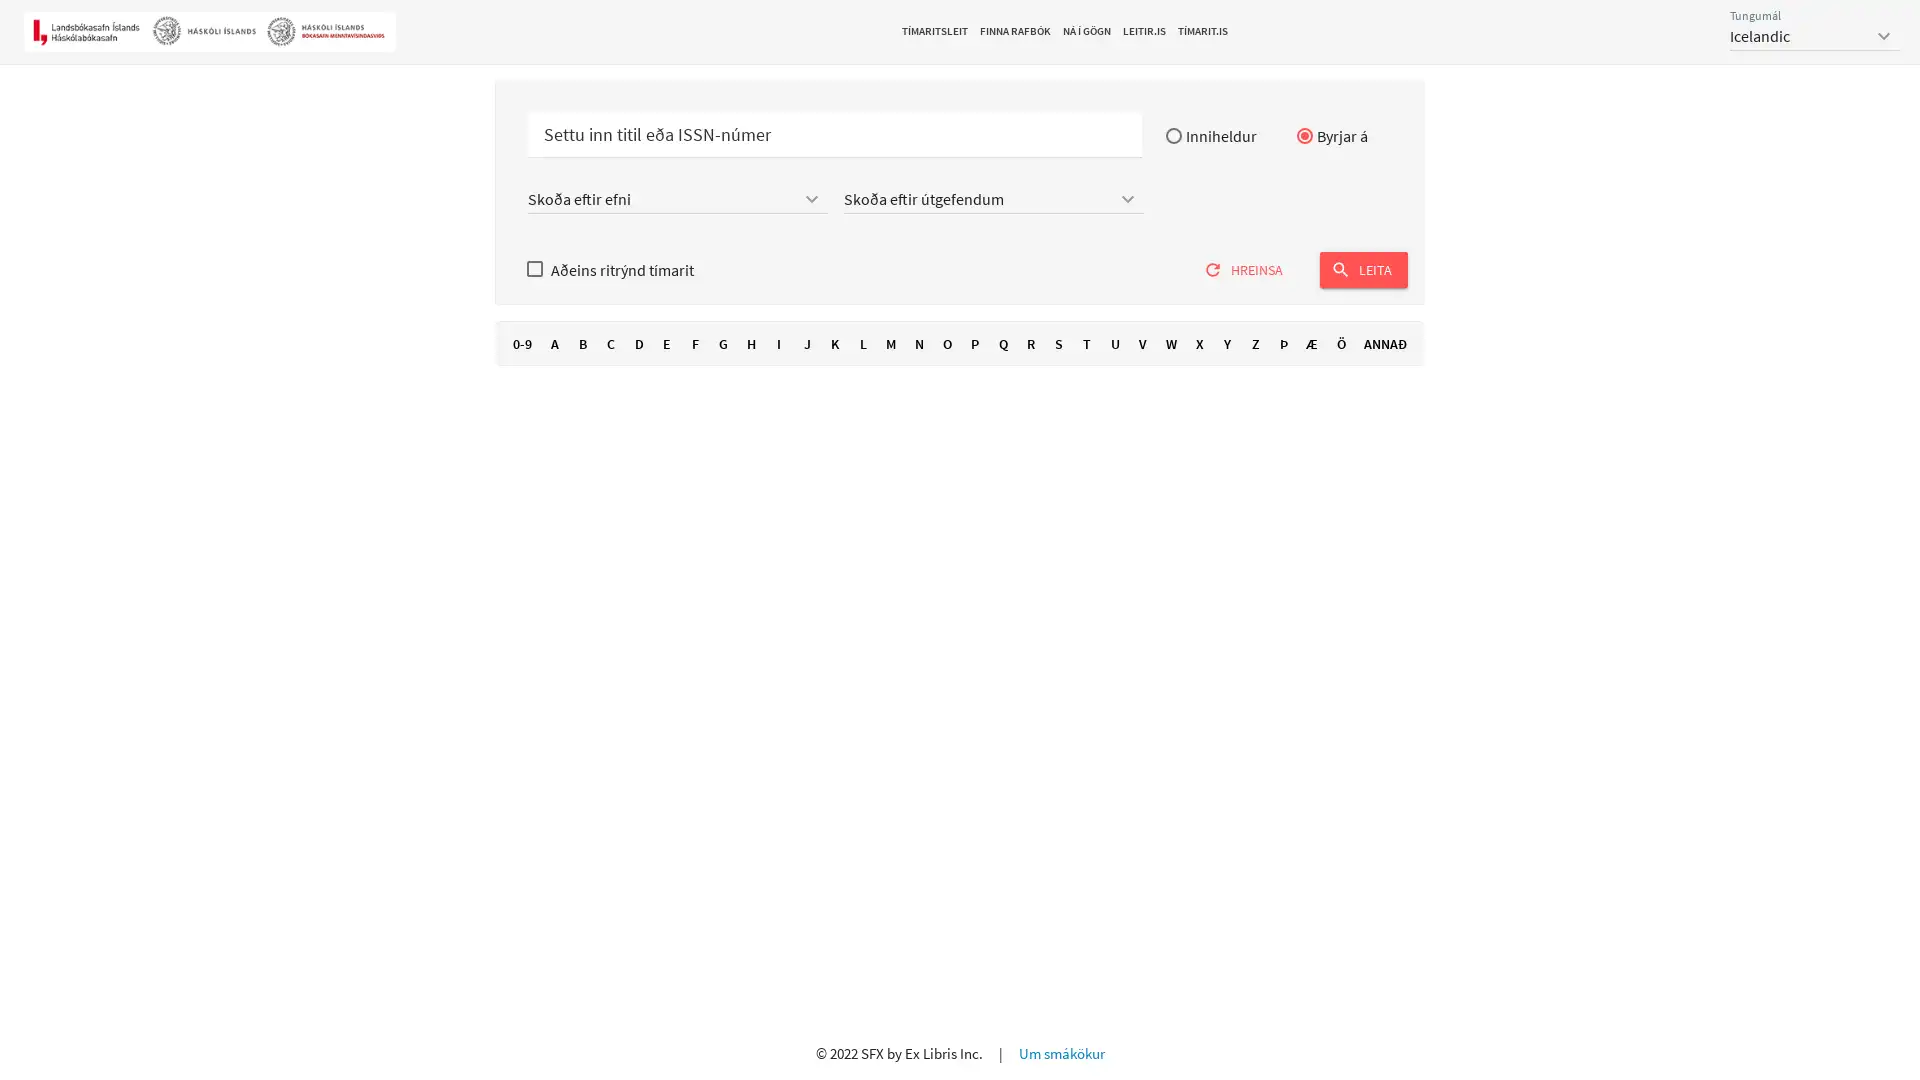 Image resolution: width=1920 pixels, height=1080 pixels. Describe the element at coordinates (1171, 342) in the screenshot. I see `W` at that location.